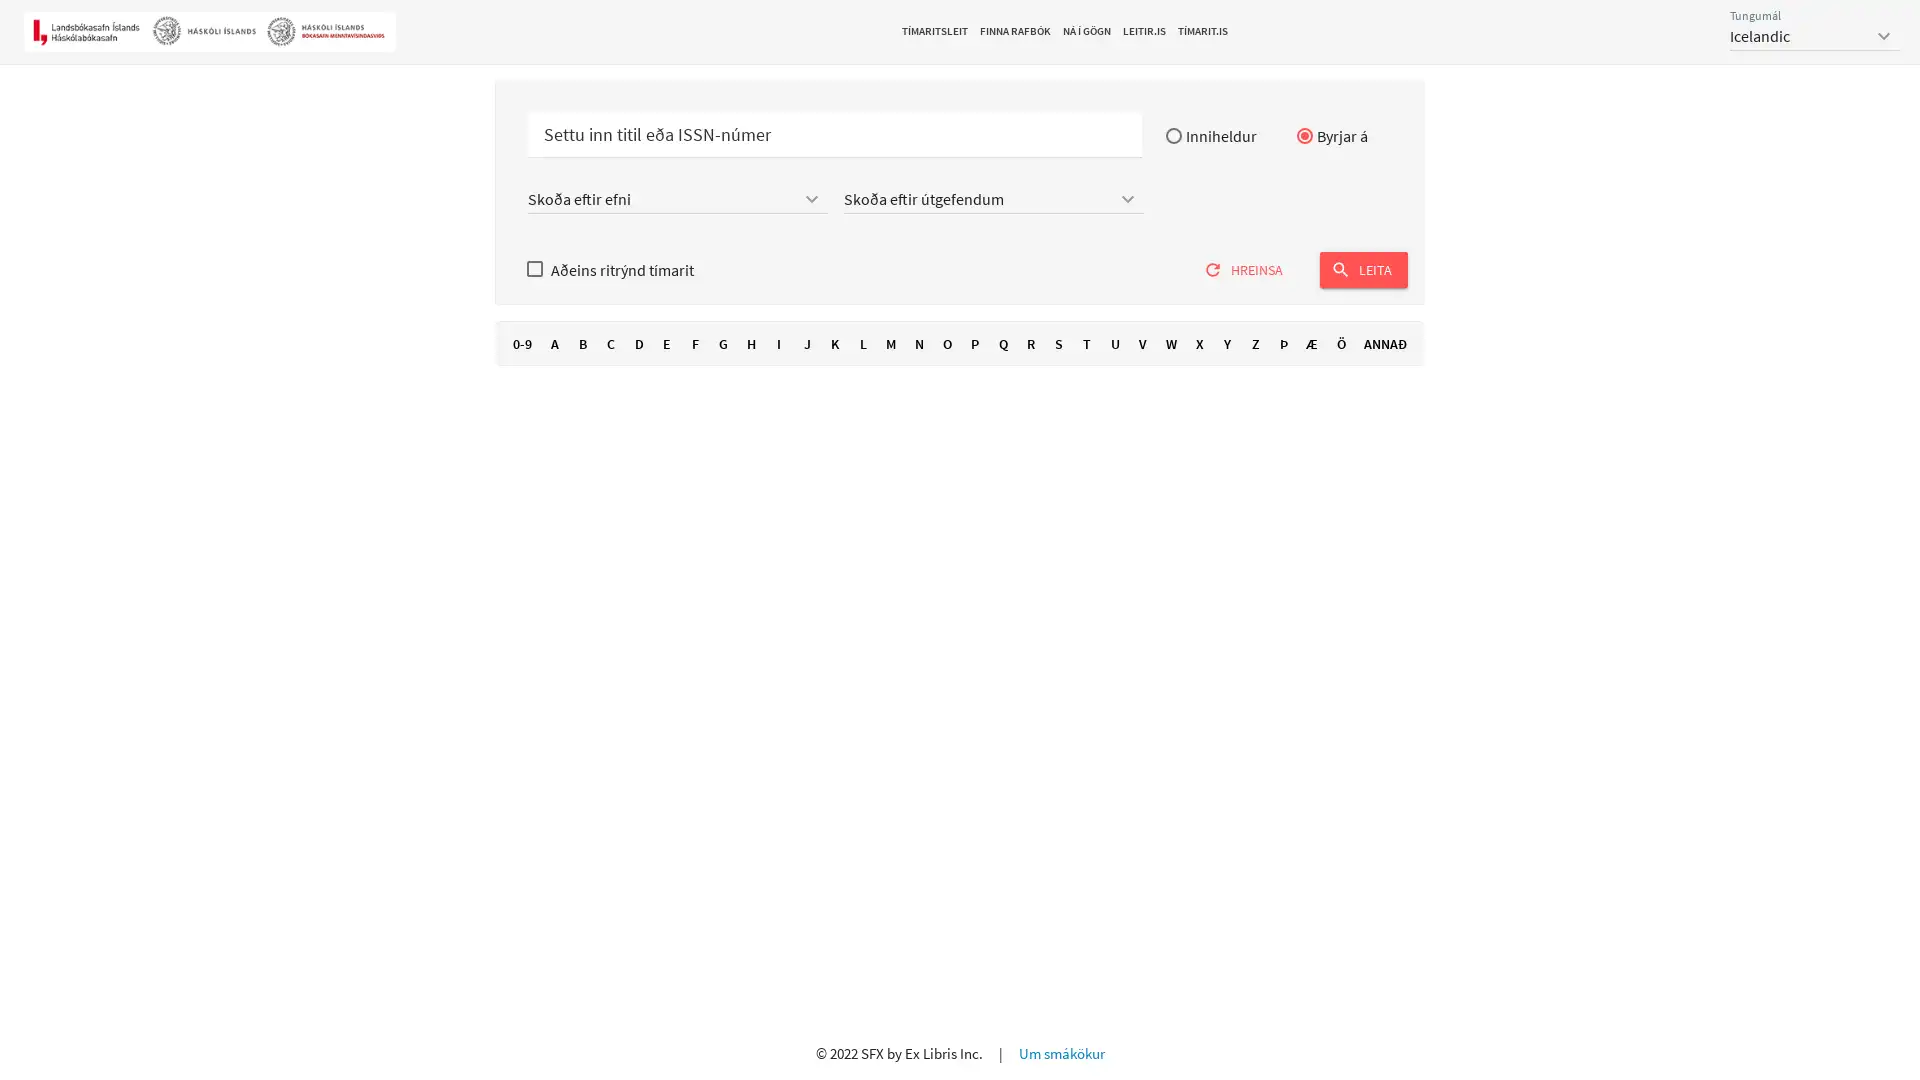 Image resolution: width=1920 pixels, height=1080 pixels. Describe the element at coordinates (1171, 342) in the screenshot. I see `W` at that location.